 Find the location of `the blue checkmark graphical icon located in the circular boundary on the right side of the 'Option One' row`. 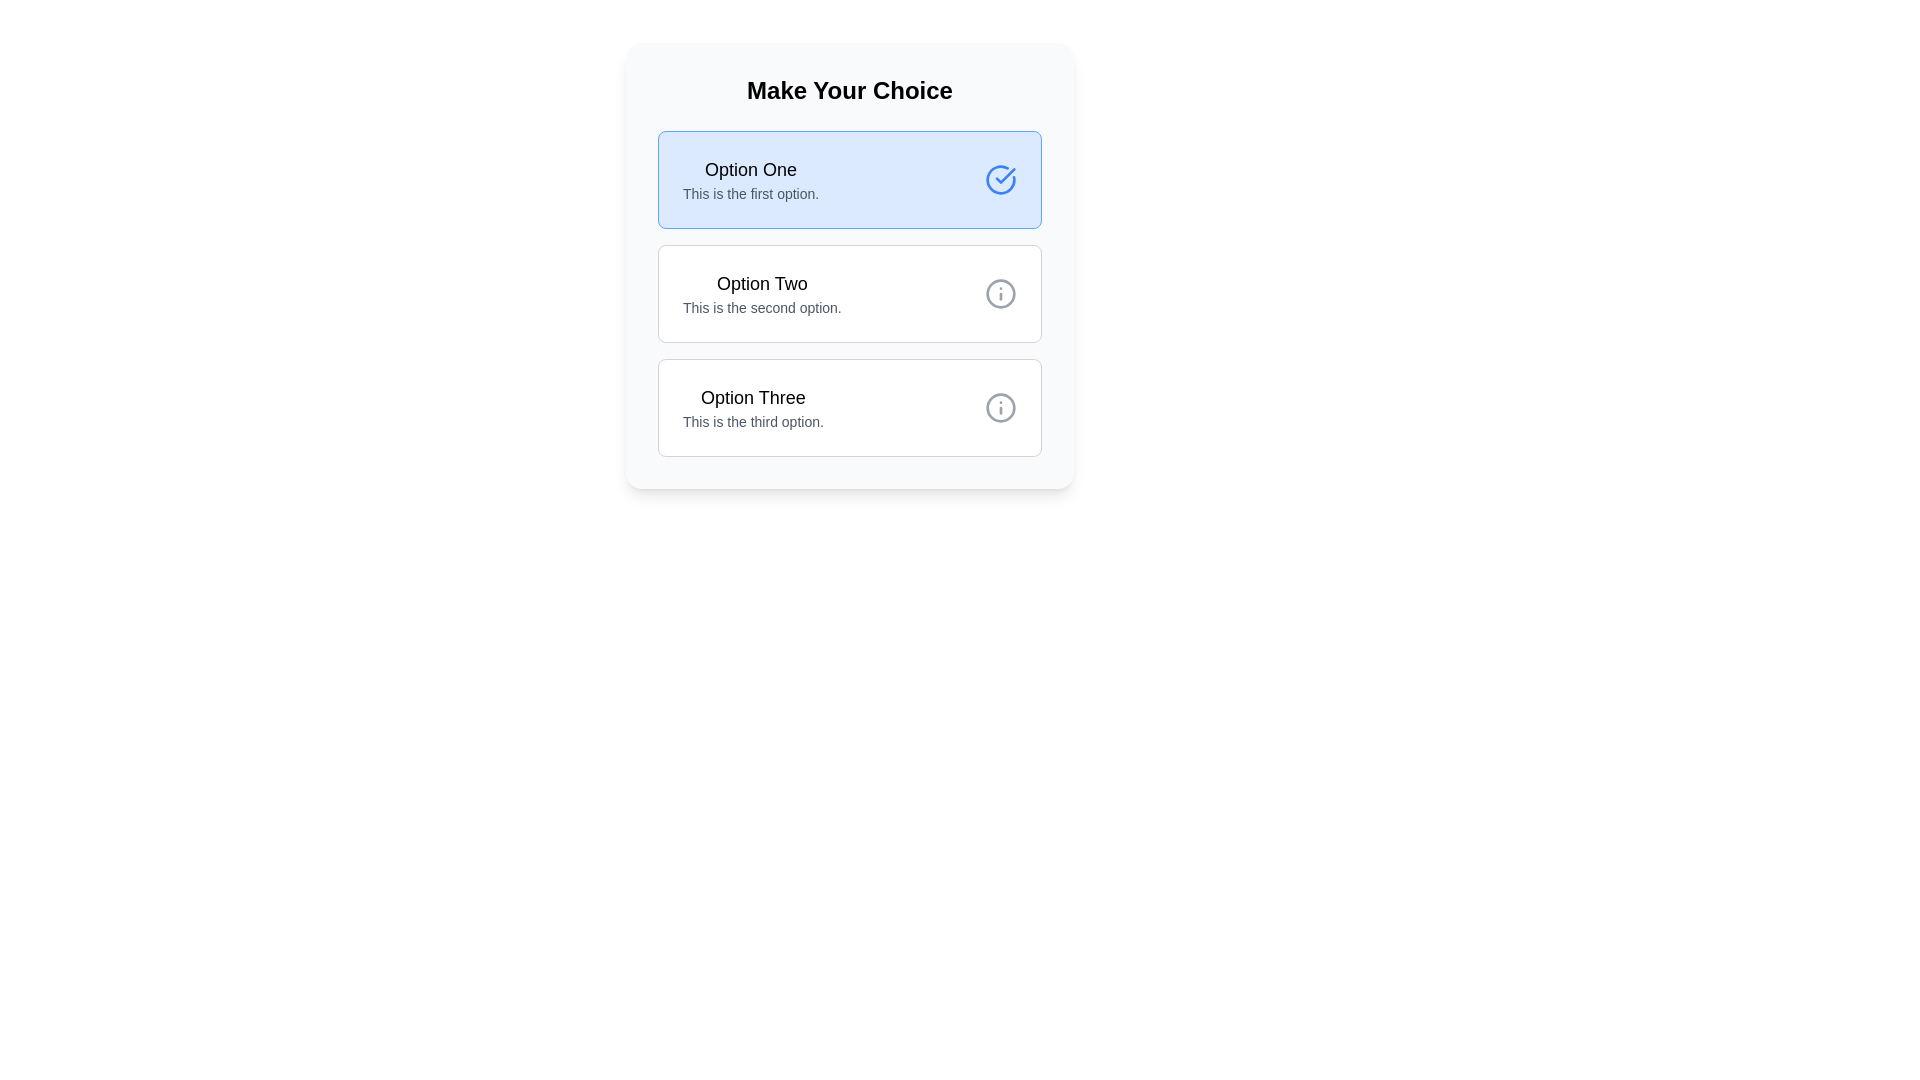

the blue checkmark graphical icon located in the circular boundary on the right side of the 'Option One' row is located at coordinates (1005, 175).